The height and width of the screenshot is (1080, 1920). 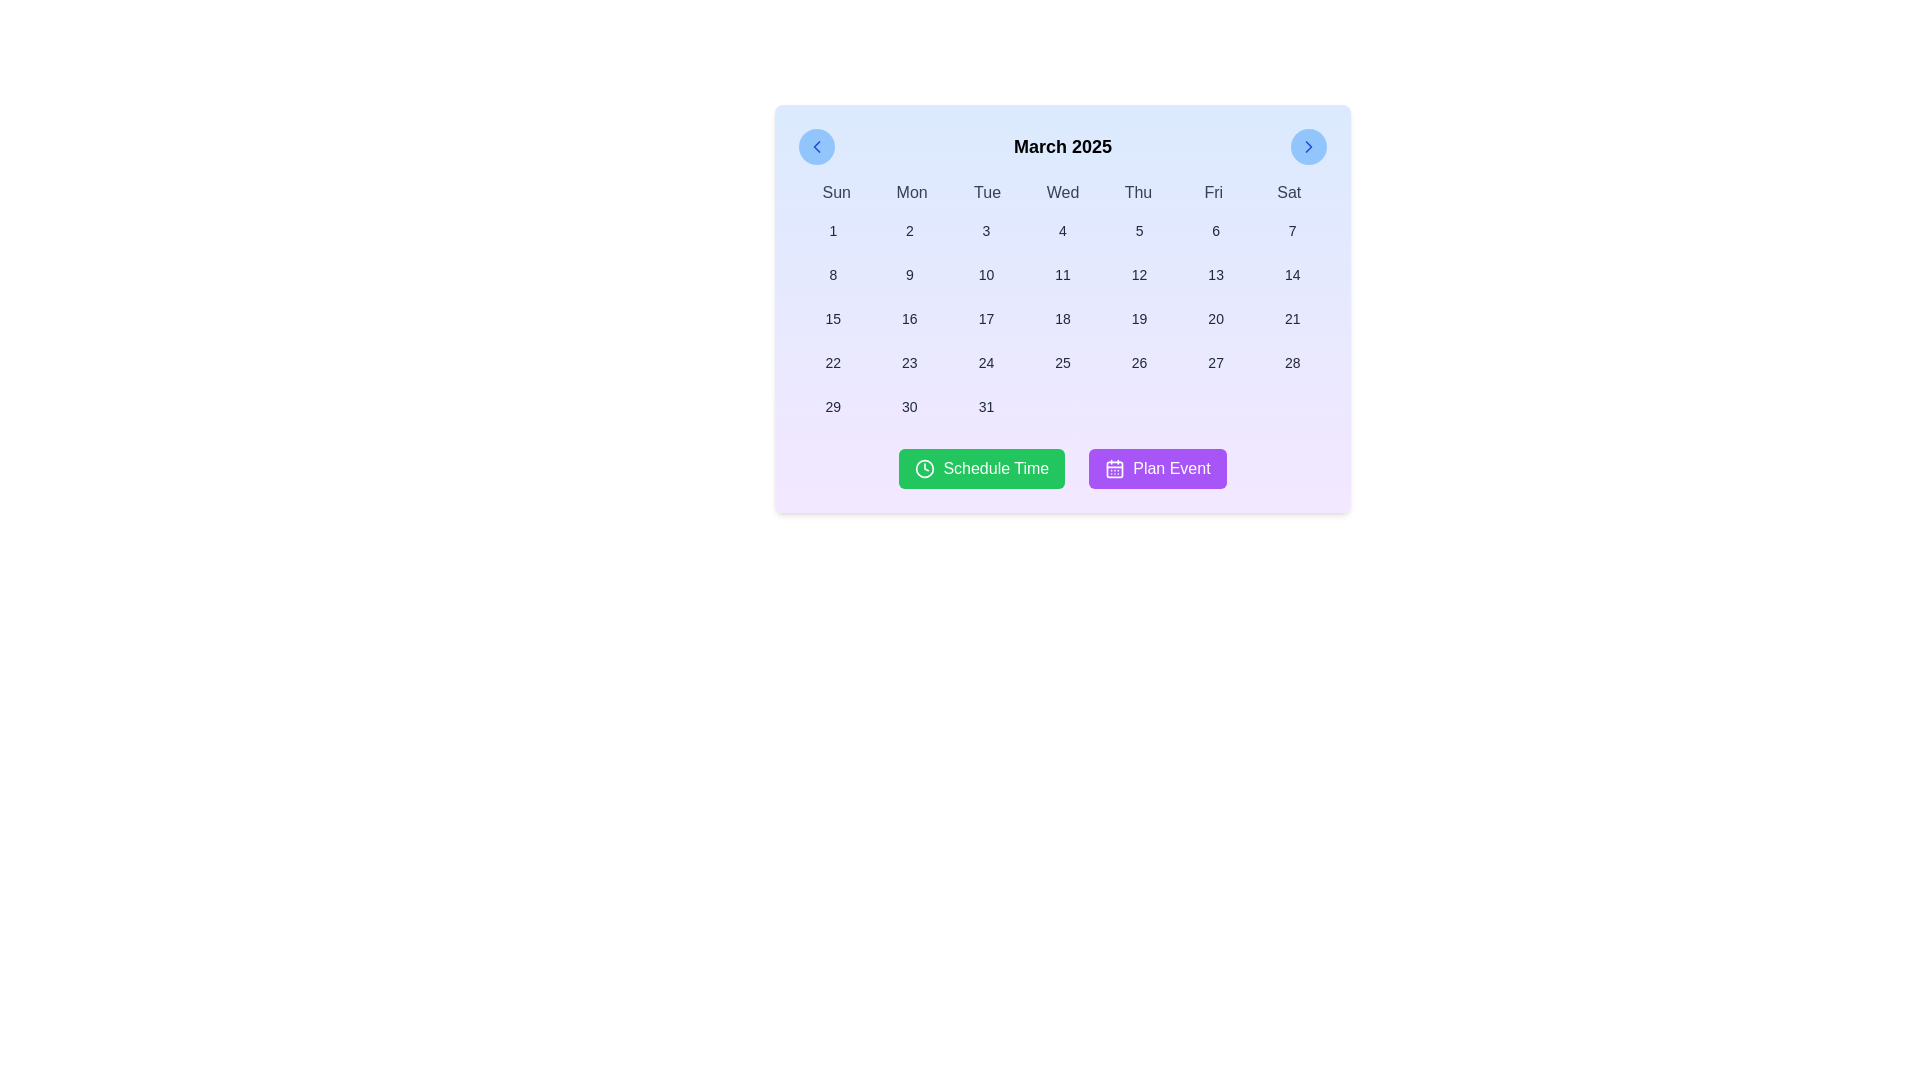 What do you see at coordinates (1215, 230) in the screenshot?
I see `the rounded-rectangle button with the number '6' centered inside` at bounding box center [1215, 230].